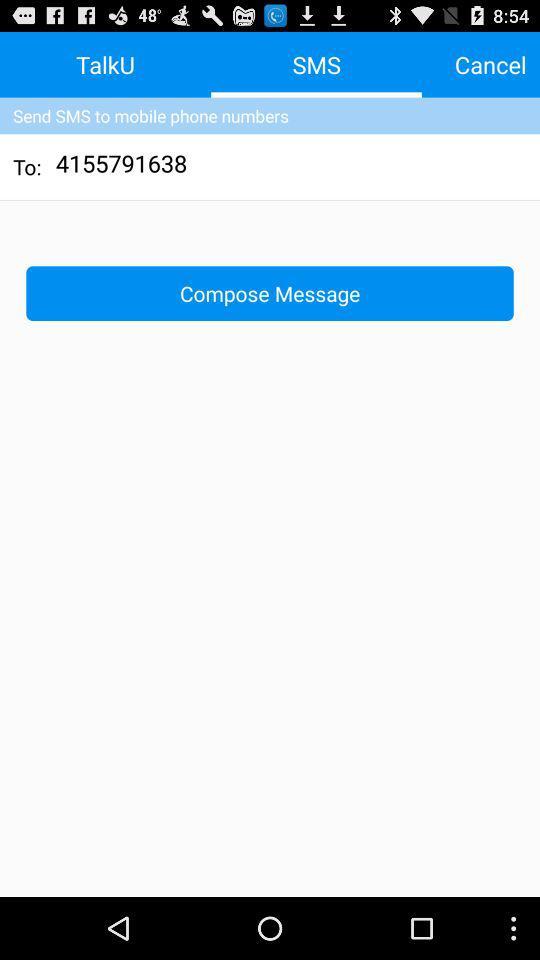 Image resolution: width=540 pixels, height=960 pixels. Describe the element at coordinates (122, 165) in the screenshot. I see `the item to the right of the to: icon` at that location.